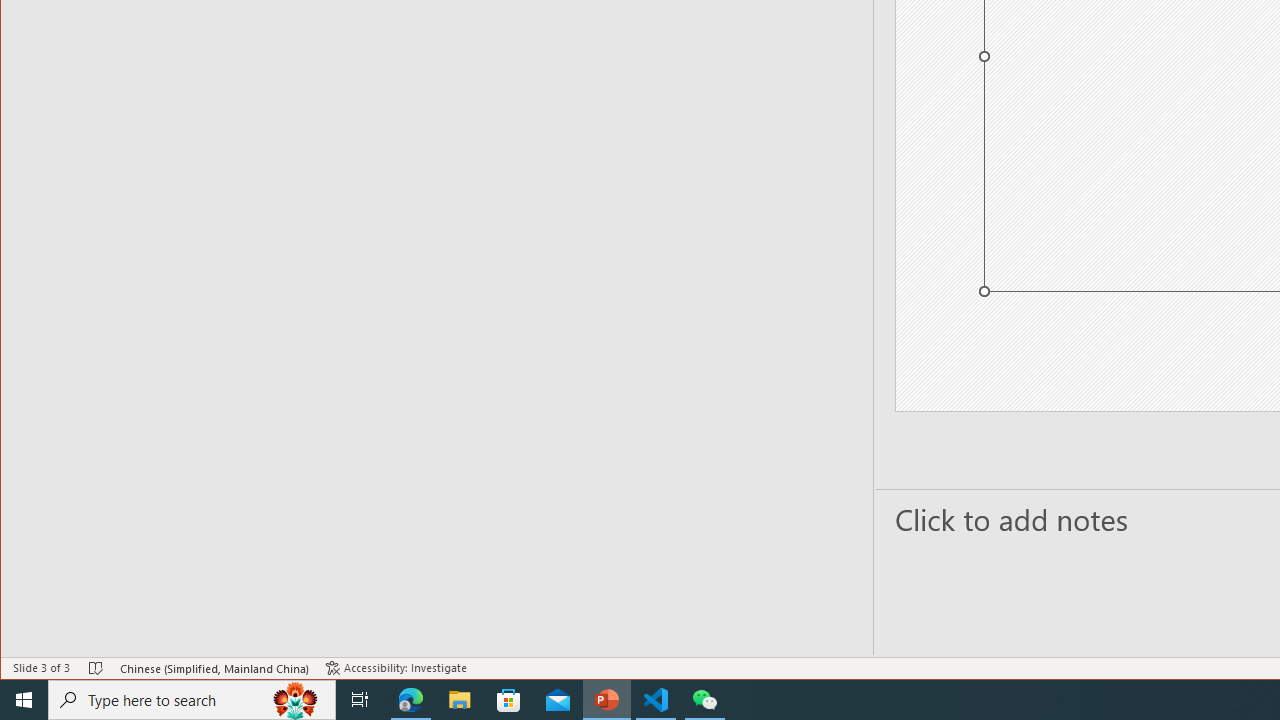  What do you see at coordinates (410, 698) in the screenshot?
I see `'Microsoft Edge - 1 running window'` at bounding box center [410, 698].